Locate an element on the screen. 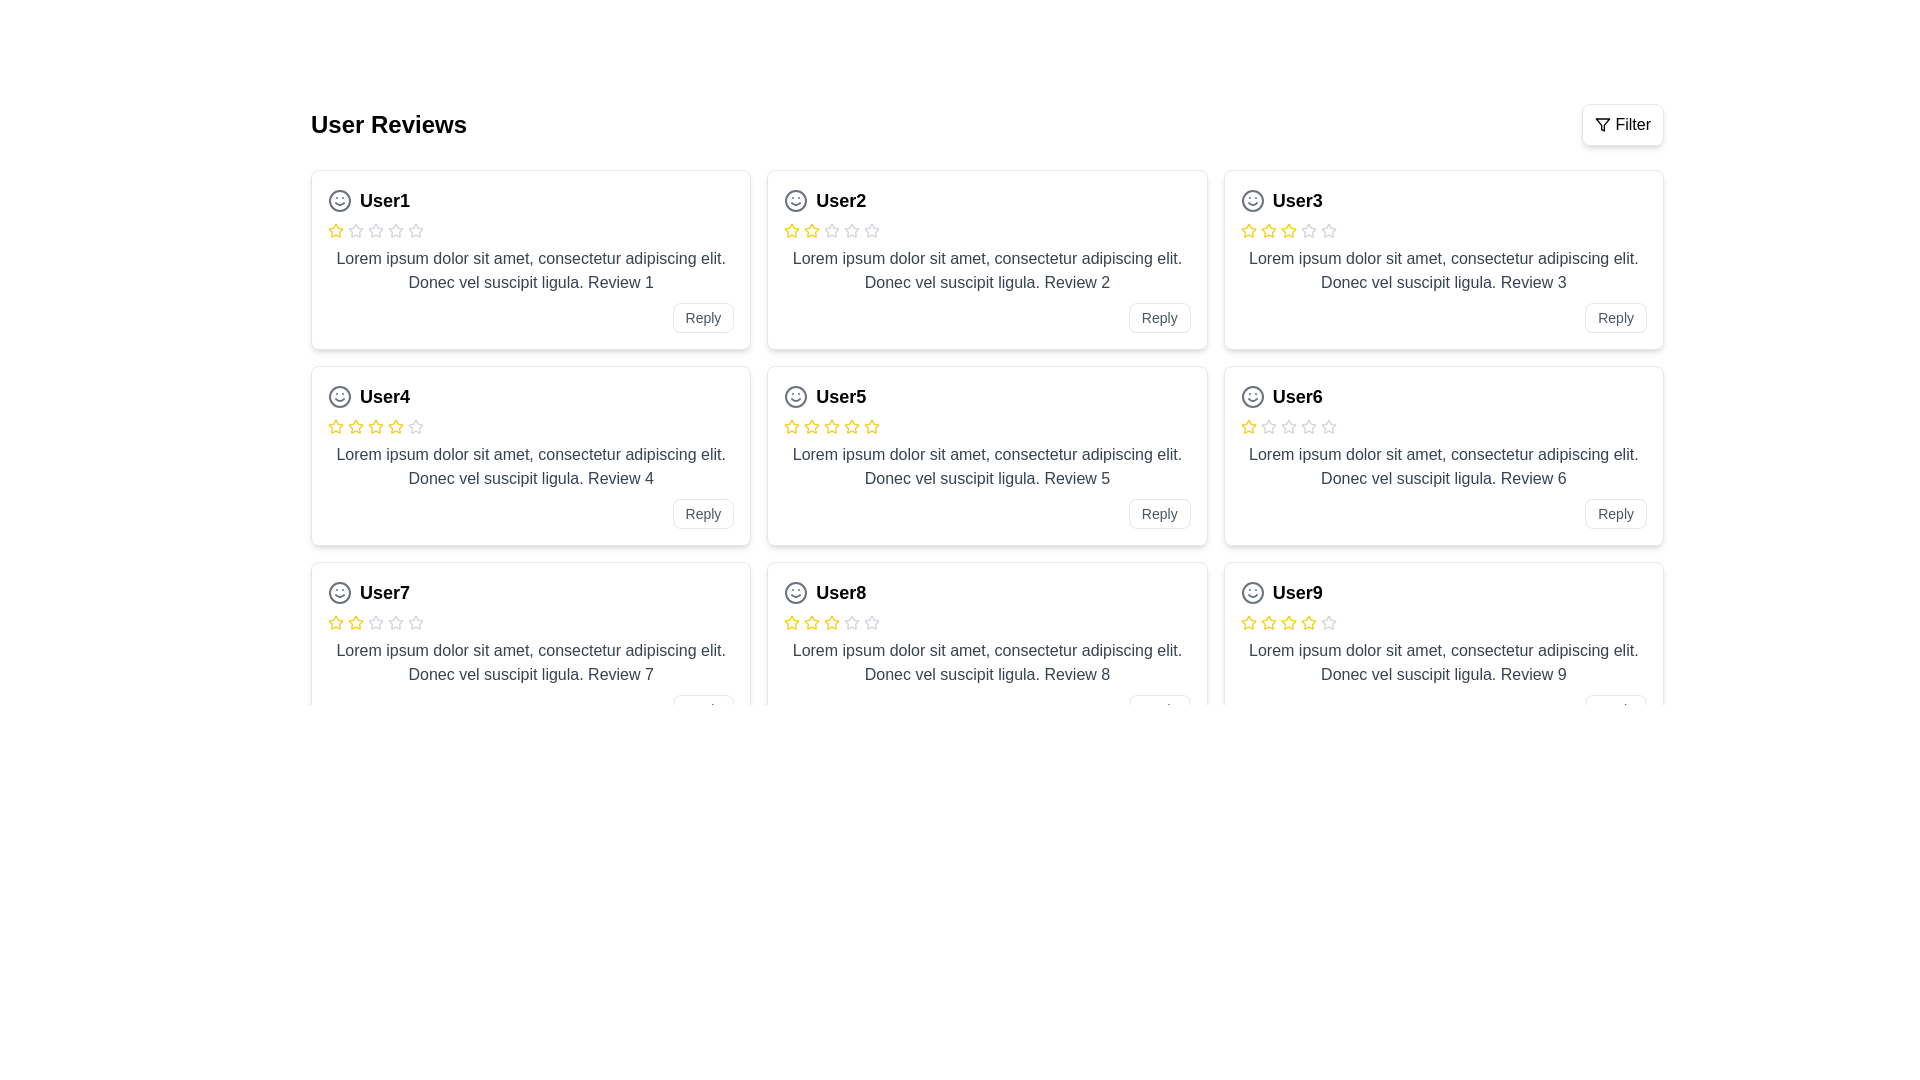 This screenshot has width=1920, height=1080. the second star in the five-star rating system under 'User5's review card to update the rating is located at coordinates (791, 425).